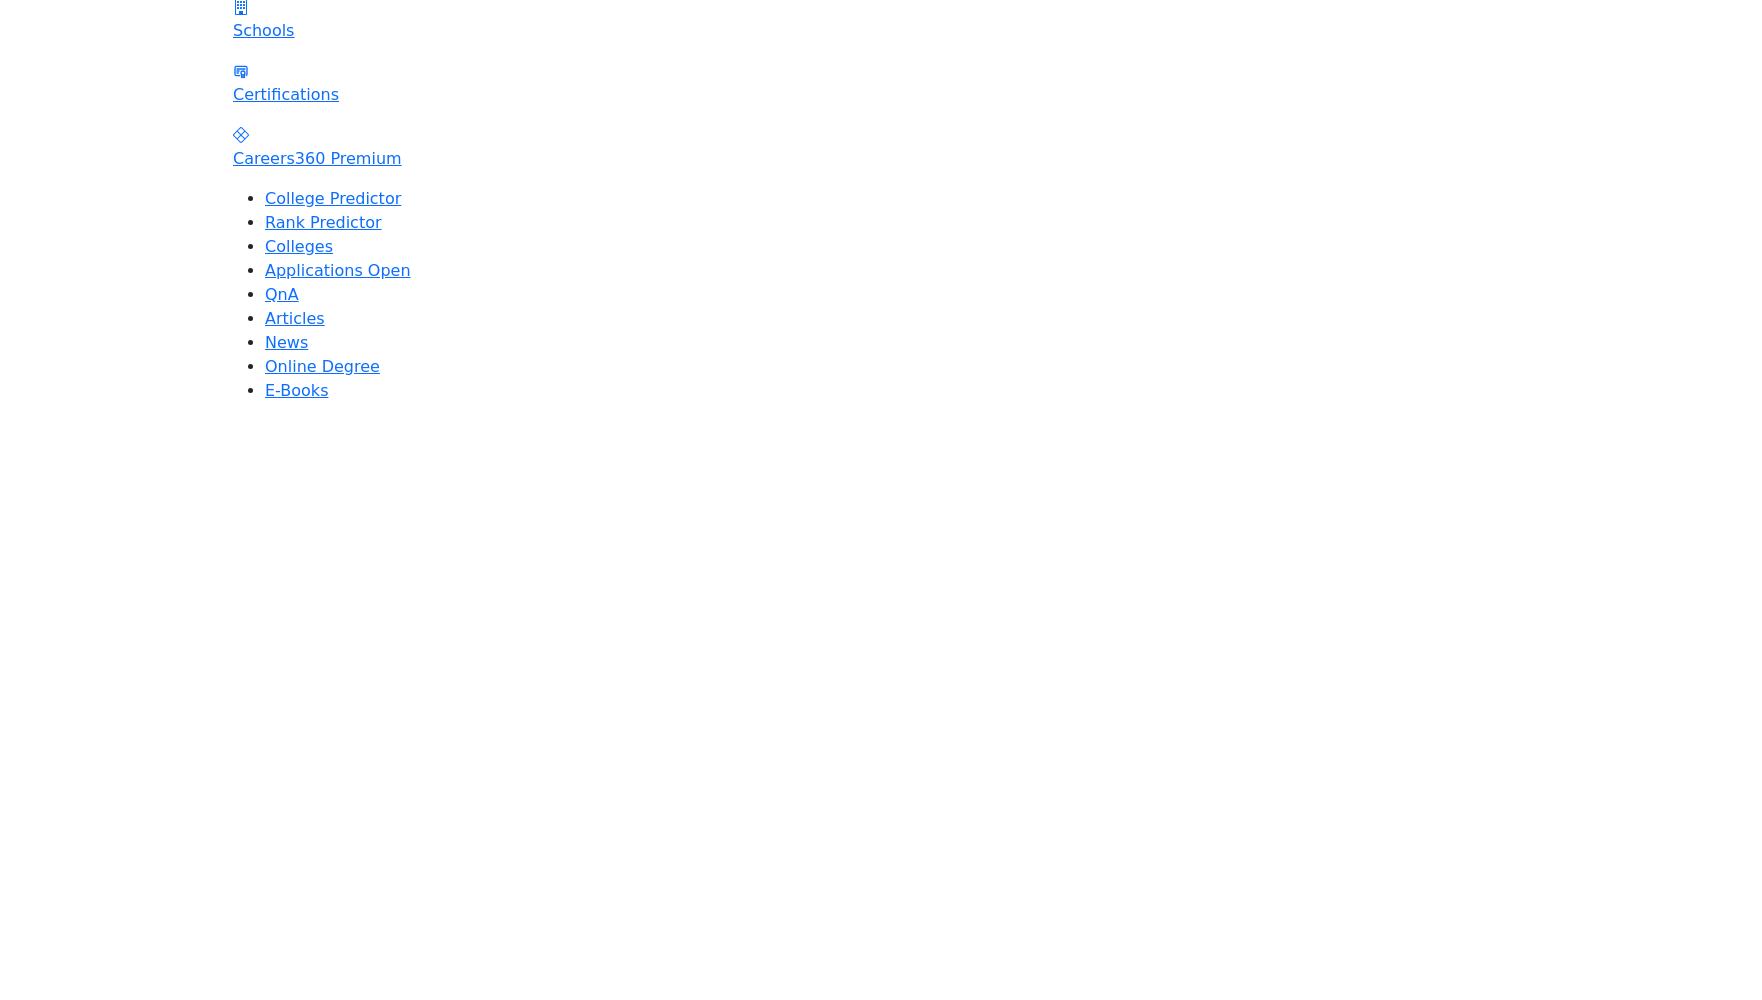 The image size is (1762, 1000). What do you see at coordinates (232, 157) in the screenshot?
I see `'Careers360 Premium'` at bounding box center [232, 157].